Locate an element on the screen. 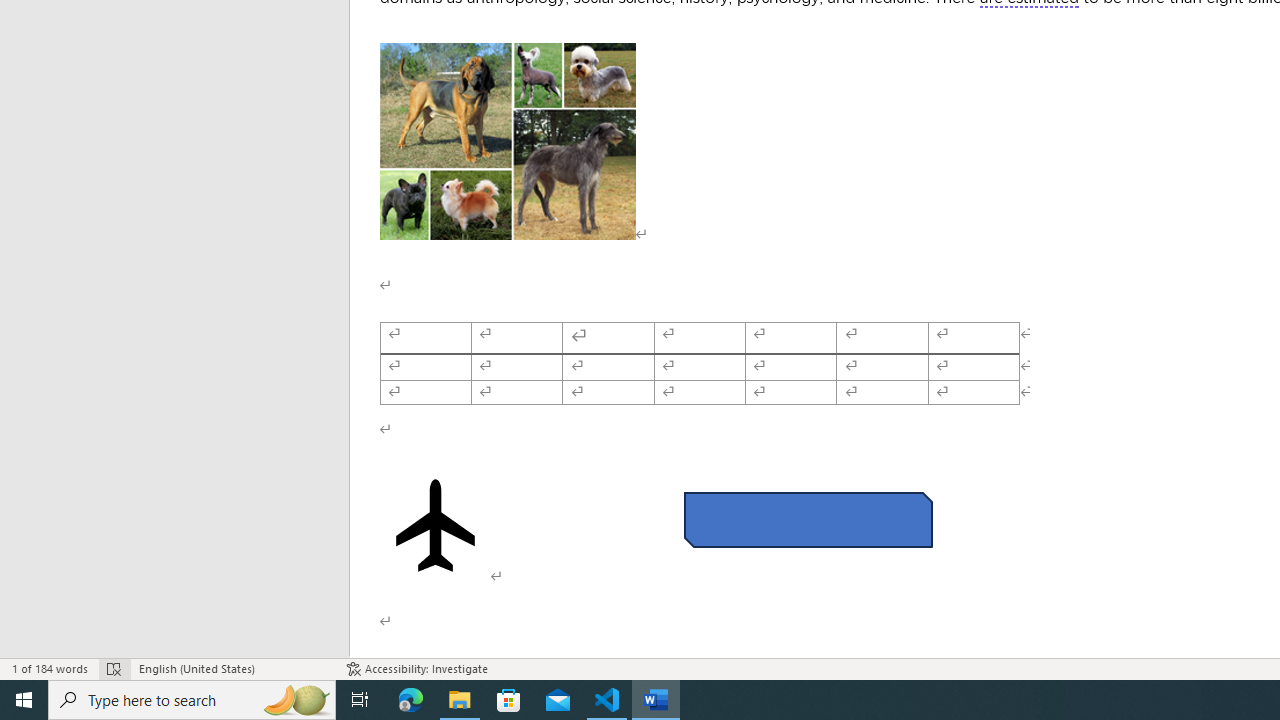  'Language English (United States)' is located at coordinates (232, 669).